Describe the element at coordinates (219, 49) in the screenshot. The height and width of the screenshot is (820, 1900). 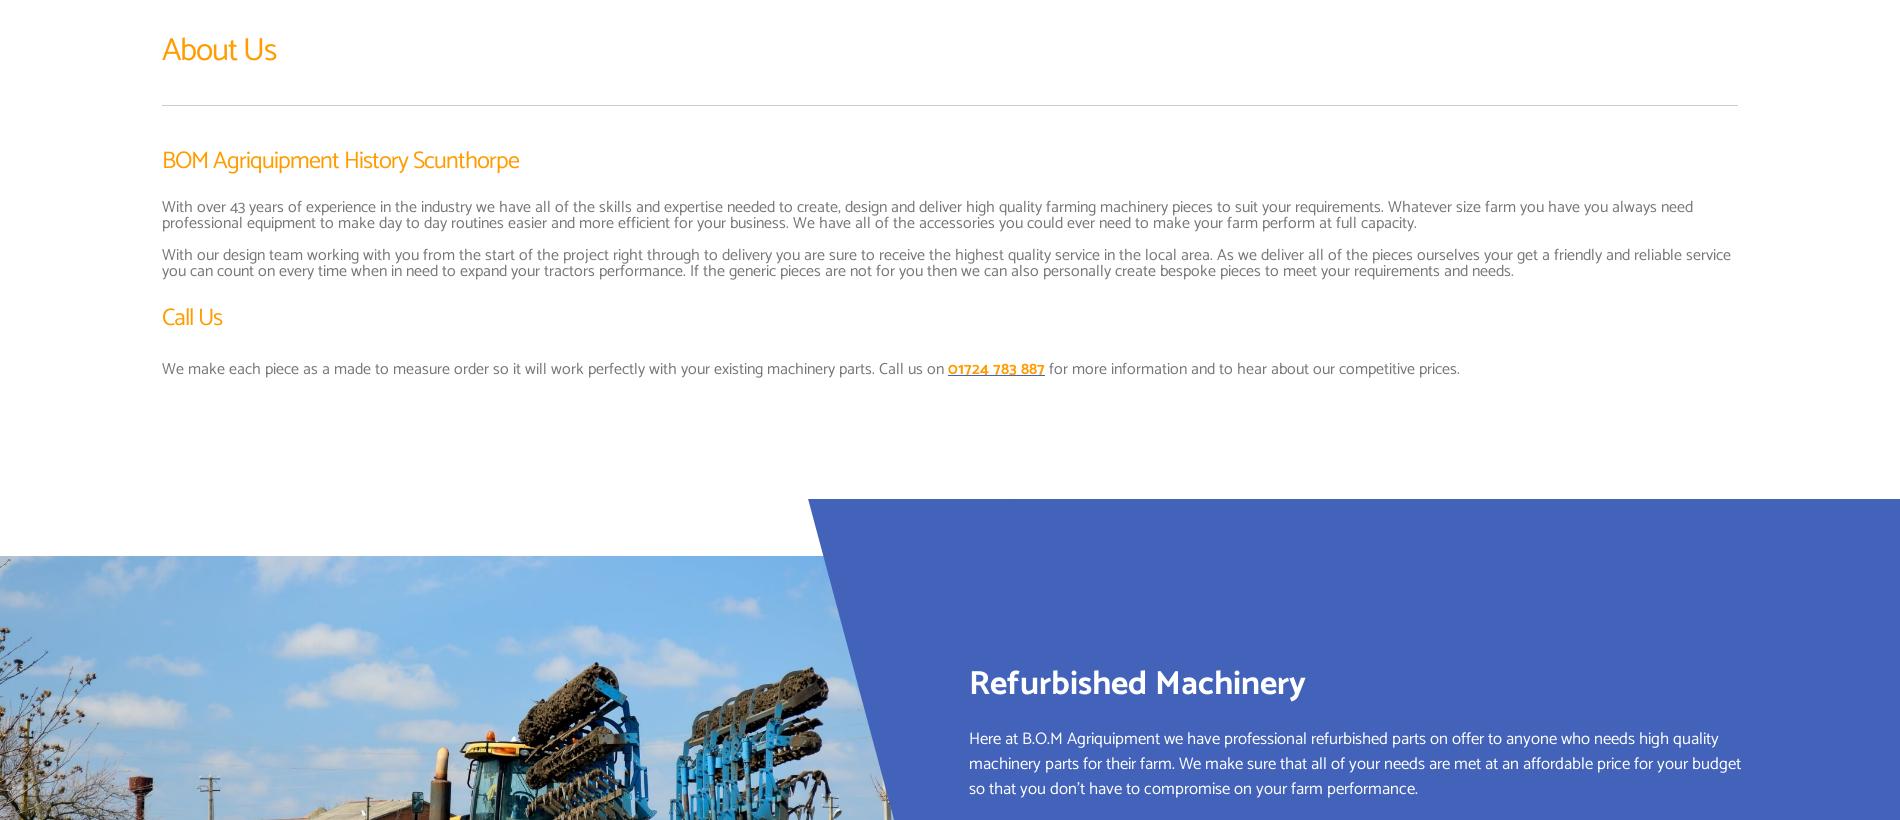
I see `'About Us'` at that location.